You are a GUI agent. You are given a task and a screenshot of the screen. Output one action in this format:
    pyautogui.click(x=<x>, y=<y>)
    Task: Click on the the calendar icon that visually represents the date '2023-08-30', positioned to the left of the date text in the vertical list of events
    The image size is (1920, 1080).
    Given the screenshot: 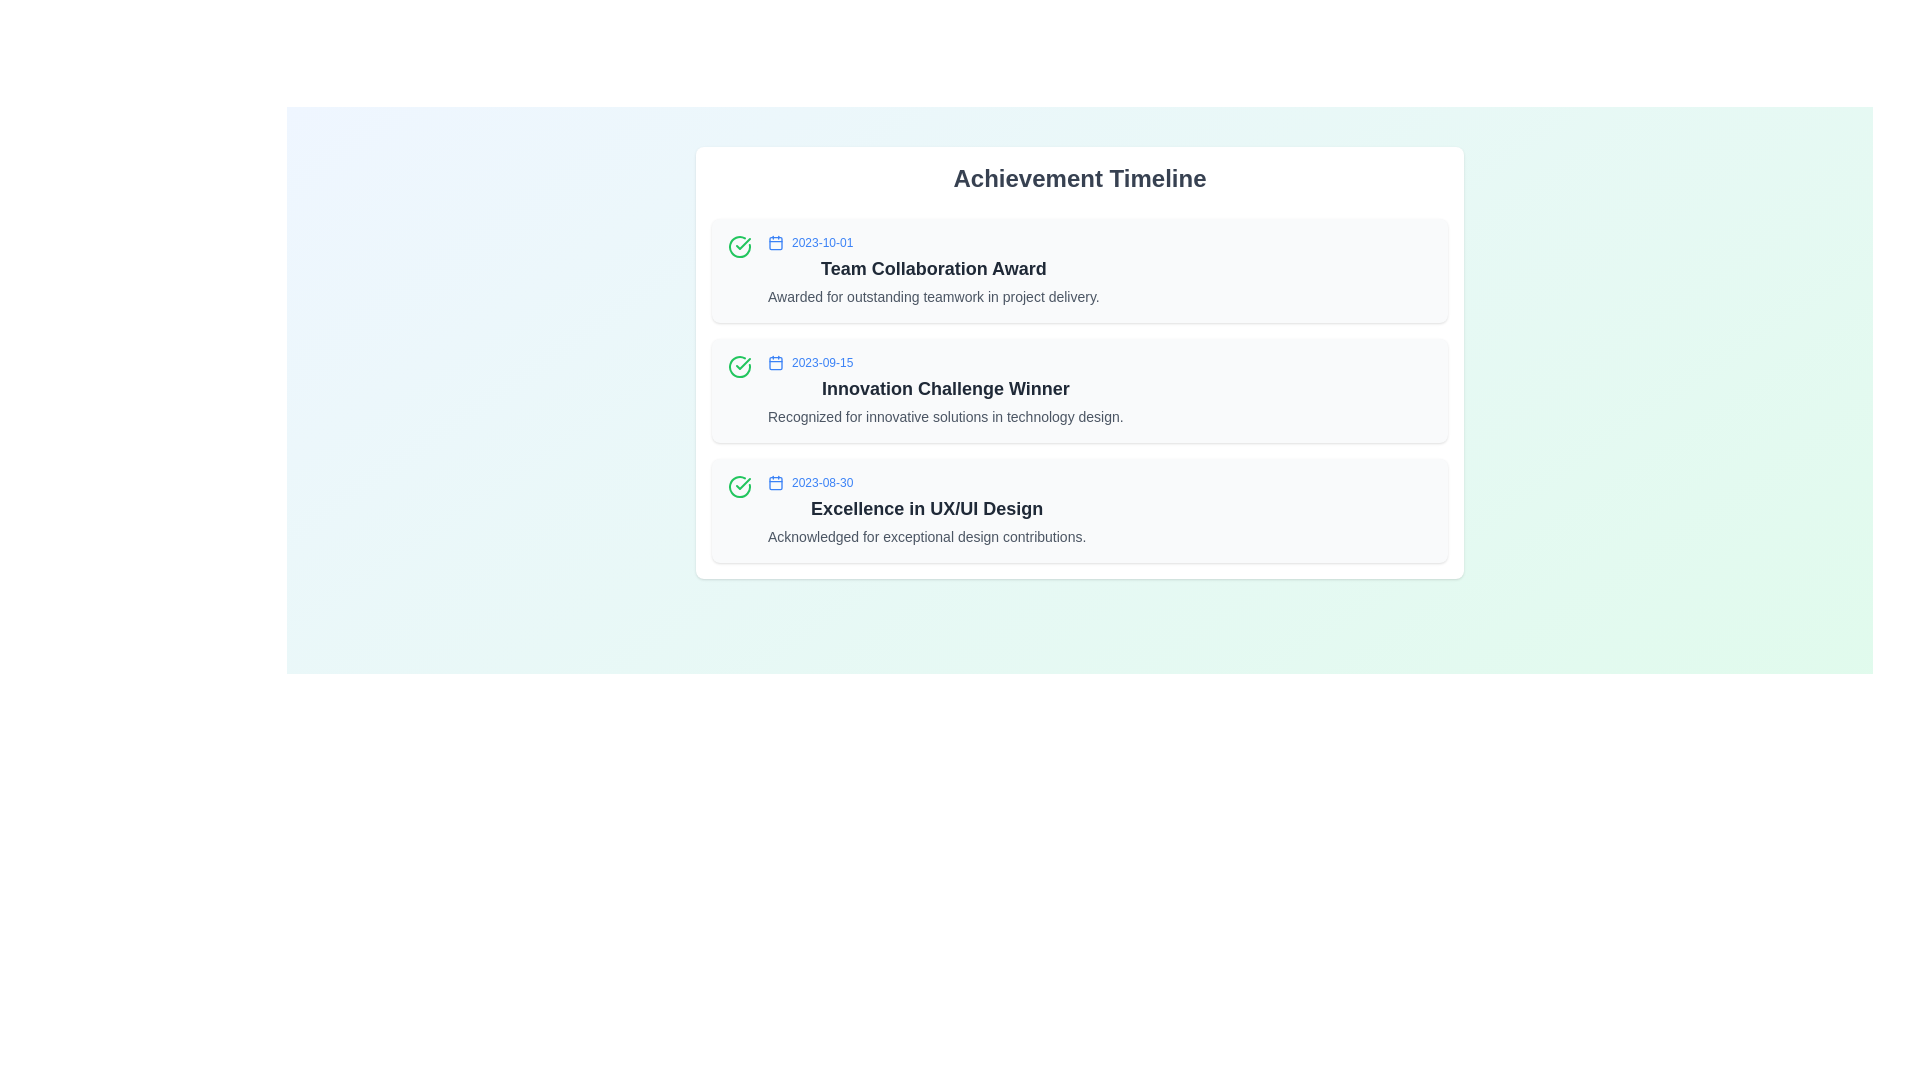 What is the action you would take?
    pyautogui.click(x=775, y=482)
    